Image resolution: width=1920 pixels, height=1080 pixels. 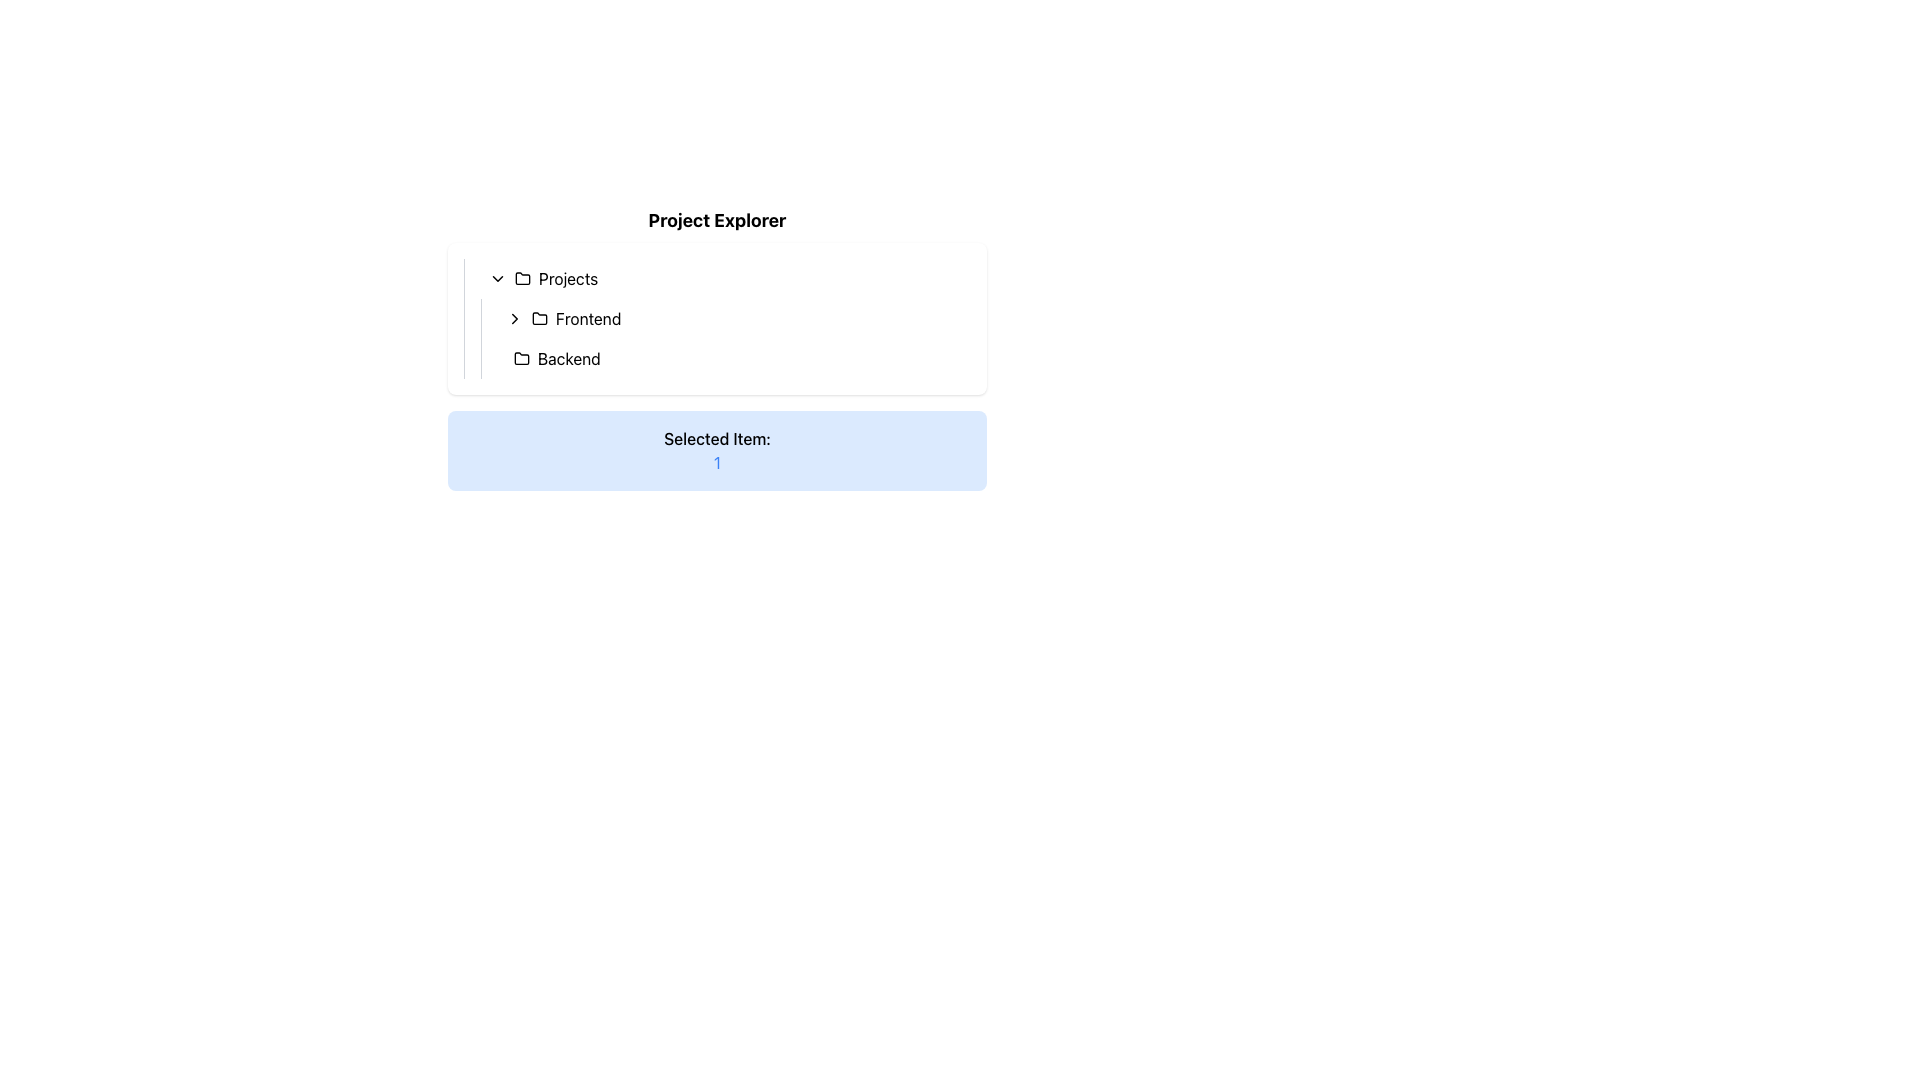 What do you see at coordinates (724, 318) in the screenshot?
I see `the 'Frontend' item` at bounding box center [724, 318].